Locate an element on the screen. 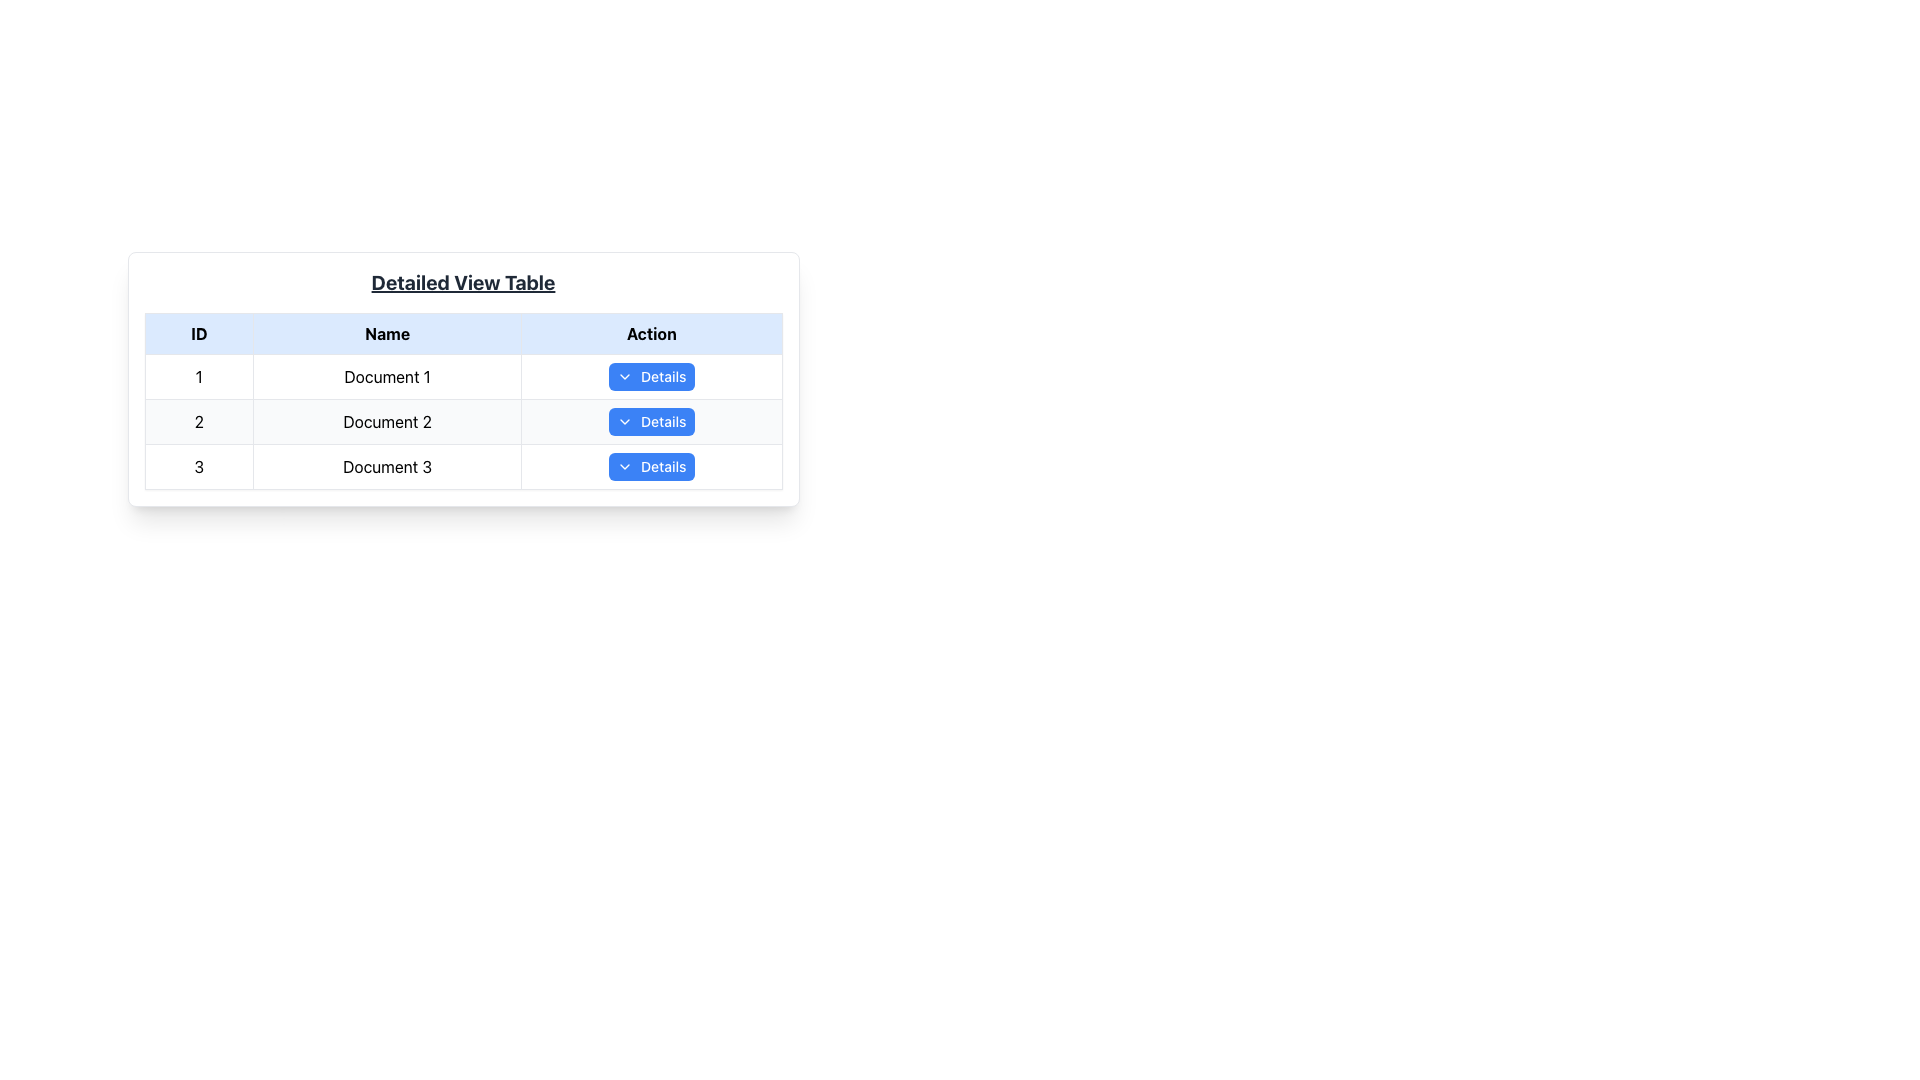  the bold numeric '3' in the ID column of the table for 'Document 3' is located at coordinates (199, 466).